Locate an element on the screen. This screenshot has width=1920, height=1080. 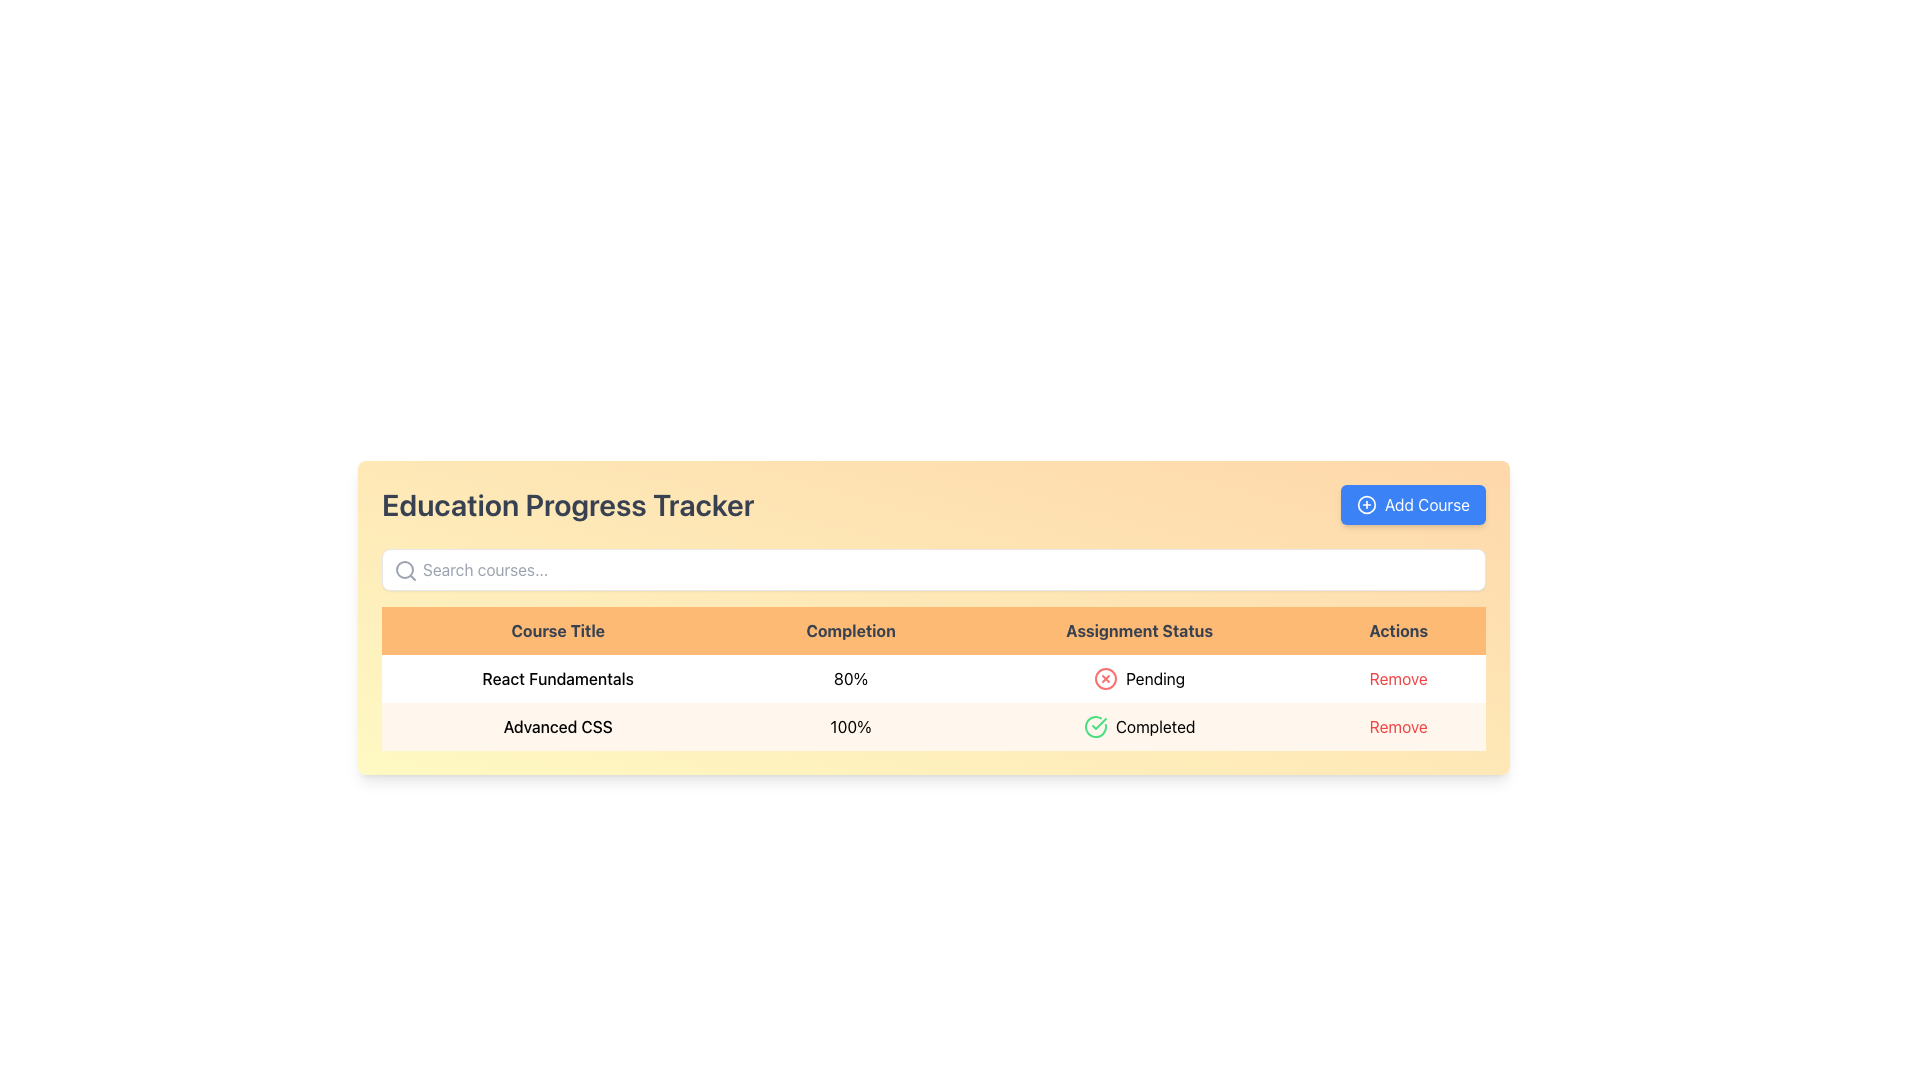
circular shape located at the center of the 'Add Course' button, which has a blue background and is positioned in the top right corner of the layout is located at coordinates (1366, 504).